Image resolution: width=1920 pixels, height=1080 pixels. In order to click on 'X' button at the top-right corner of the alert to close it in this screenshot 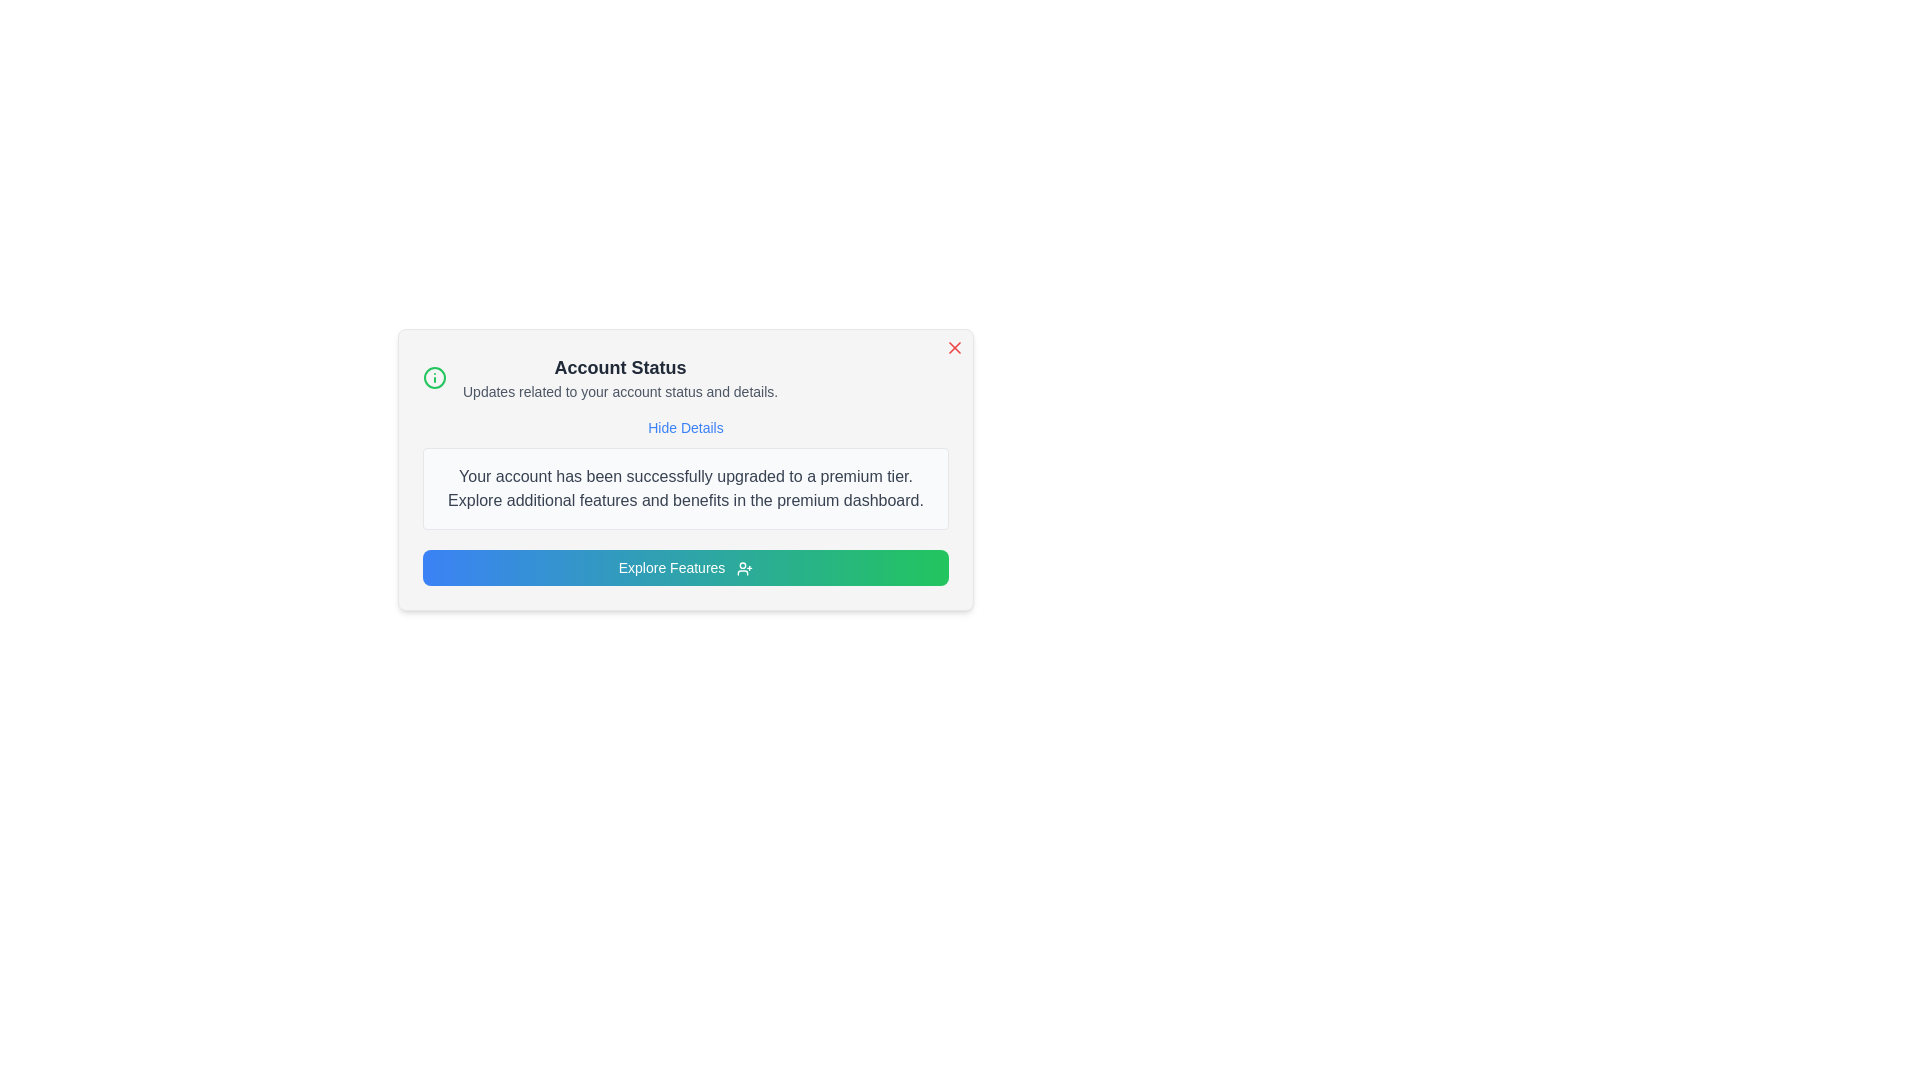, I will do `click(954, 346)`.